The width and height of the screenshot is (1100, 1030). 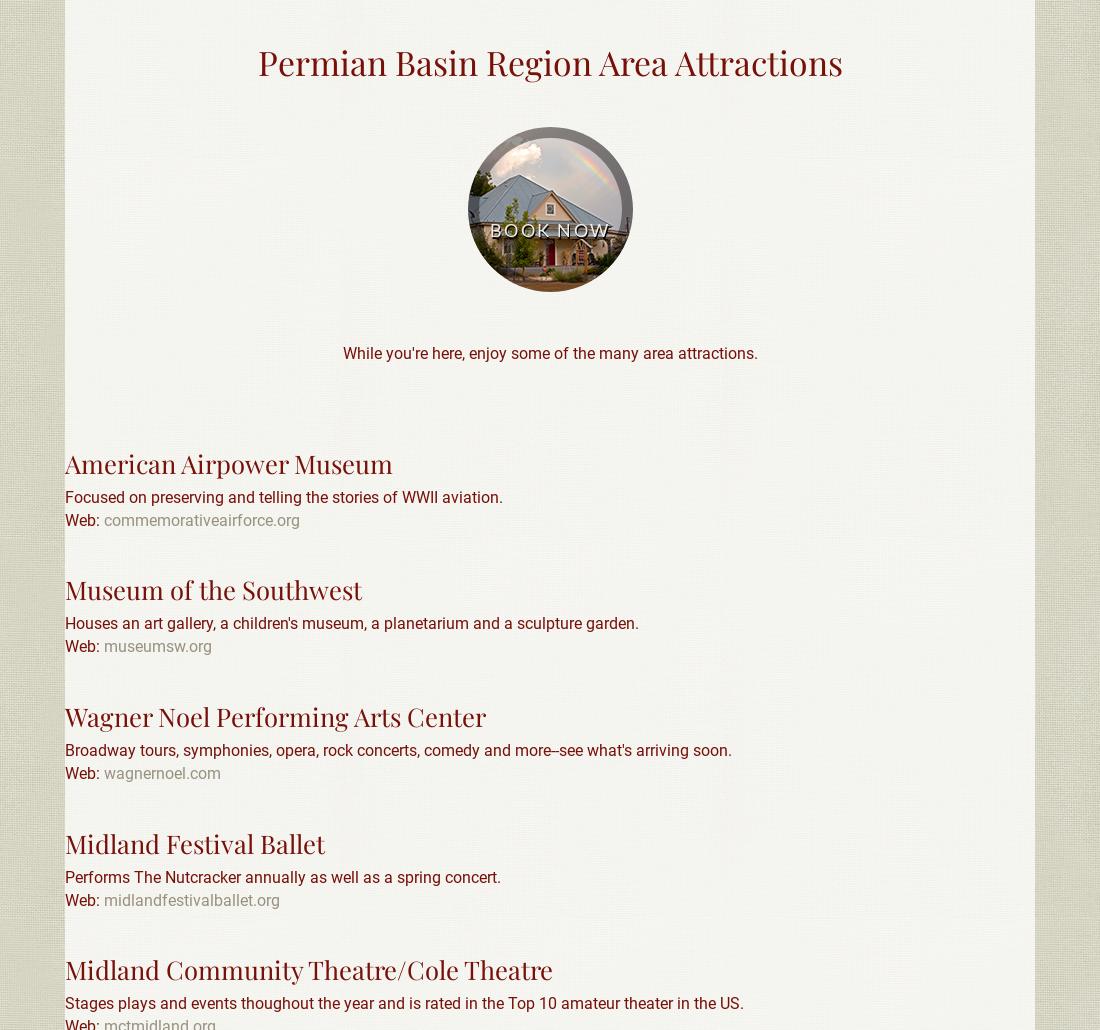 I want to click on 'While you're here, enjoy some of the many area attractions.', so click(x=340, y=352).